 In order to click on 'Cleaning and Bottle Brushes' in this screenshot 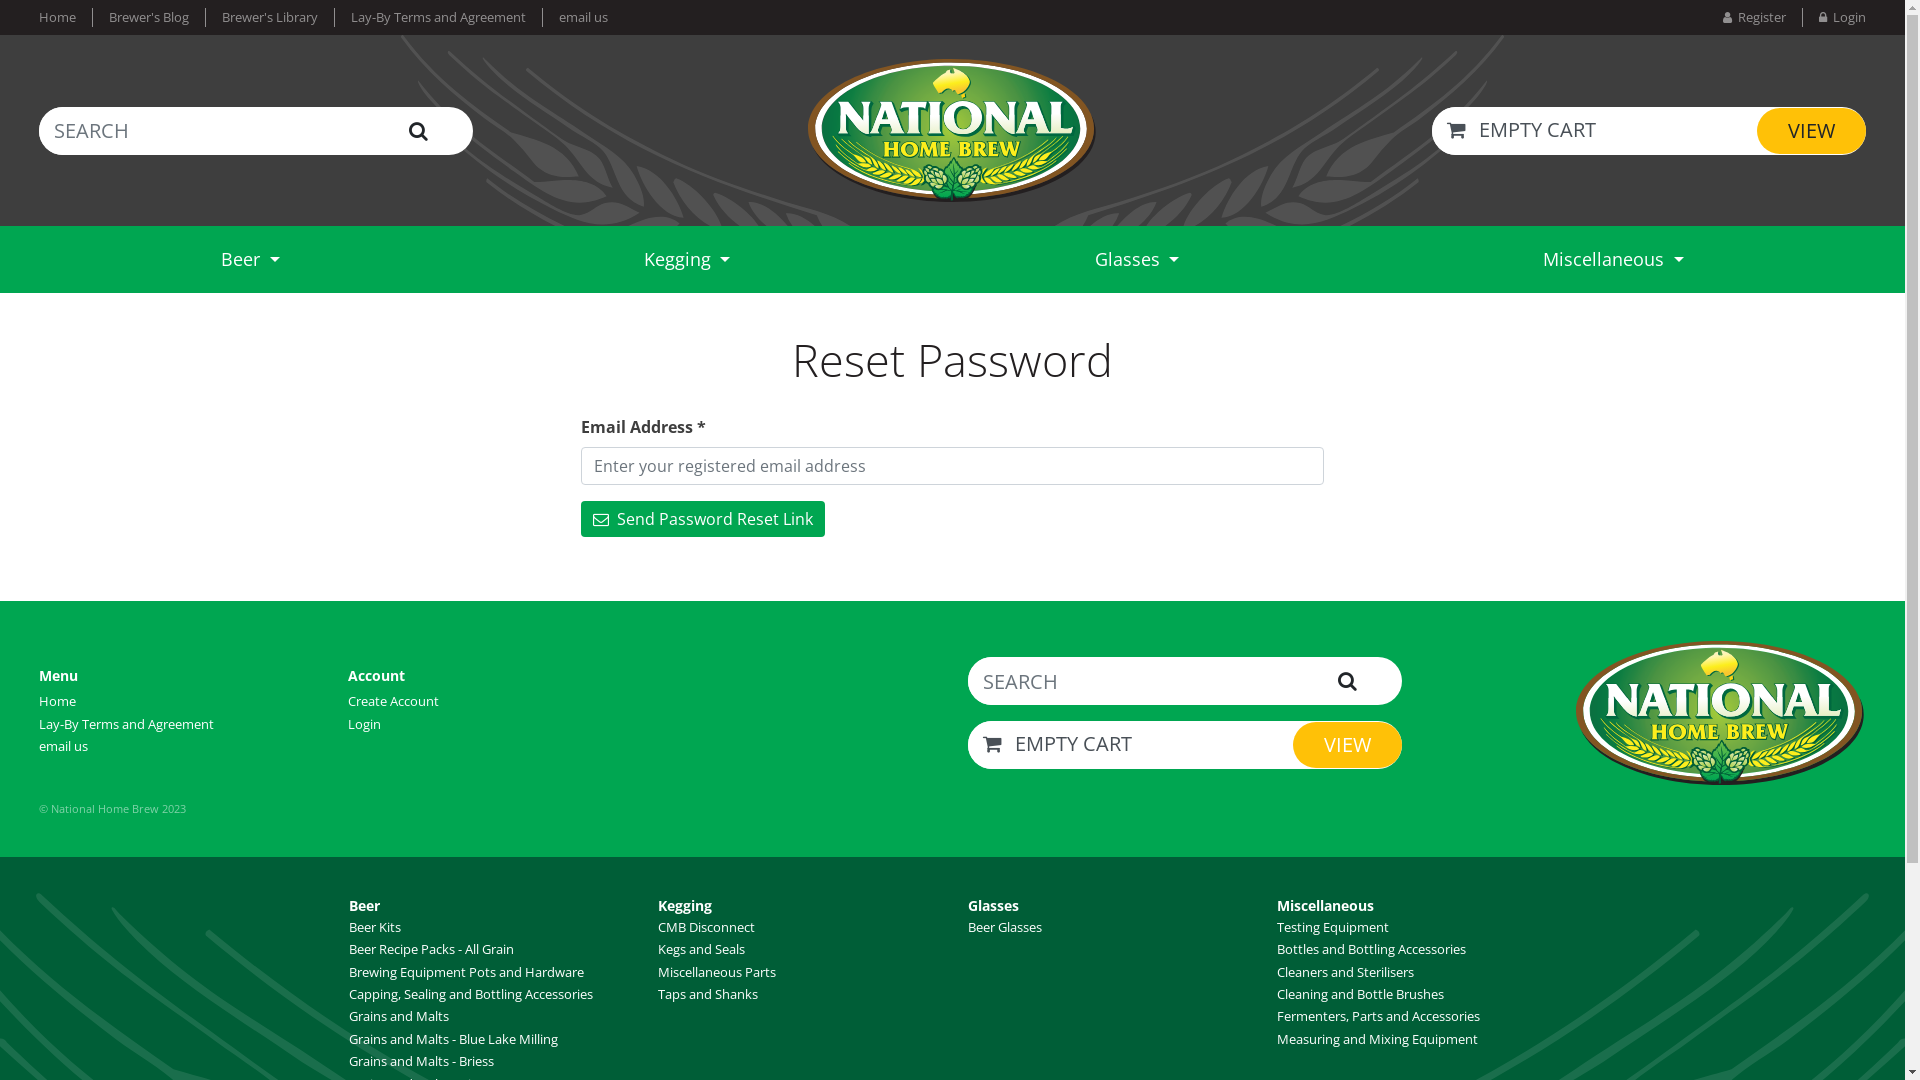, I will do `click(1360, 994)`.